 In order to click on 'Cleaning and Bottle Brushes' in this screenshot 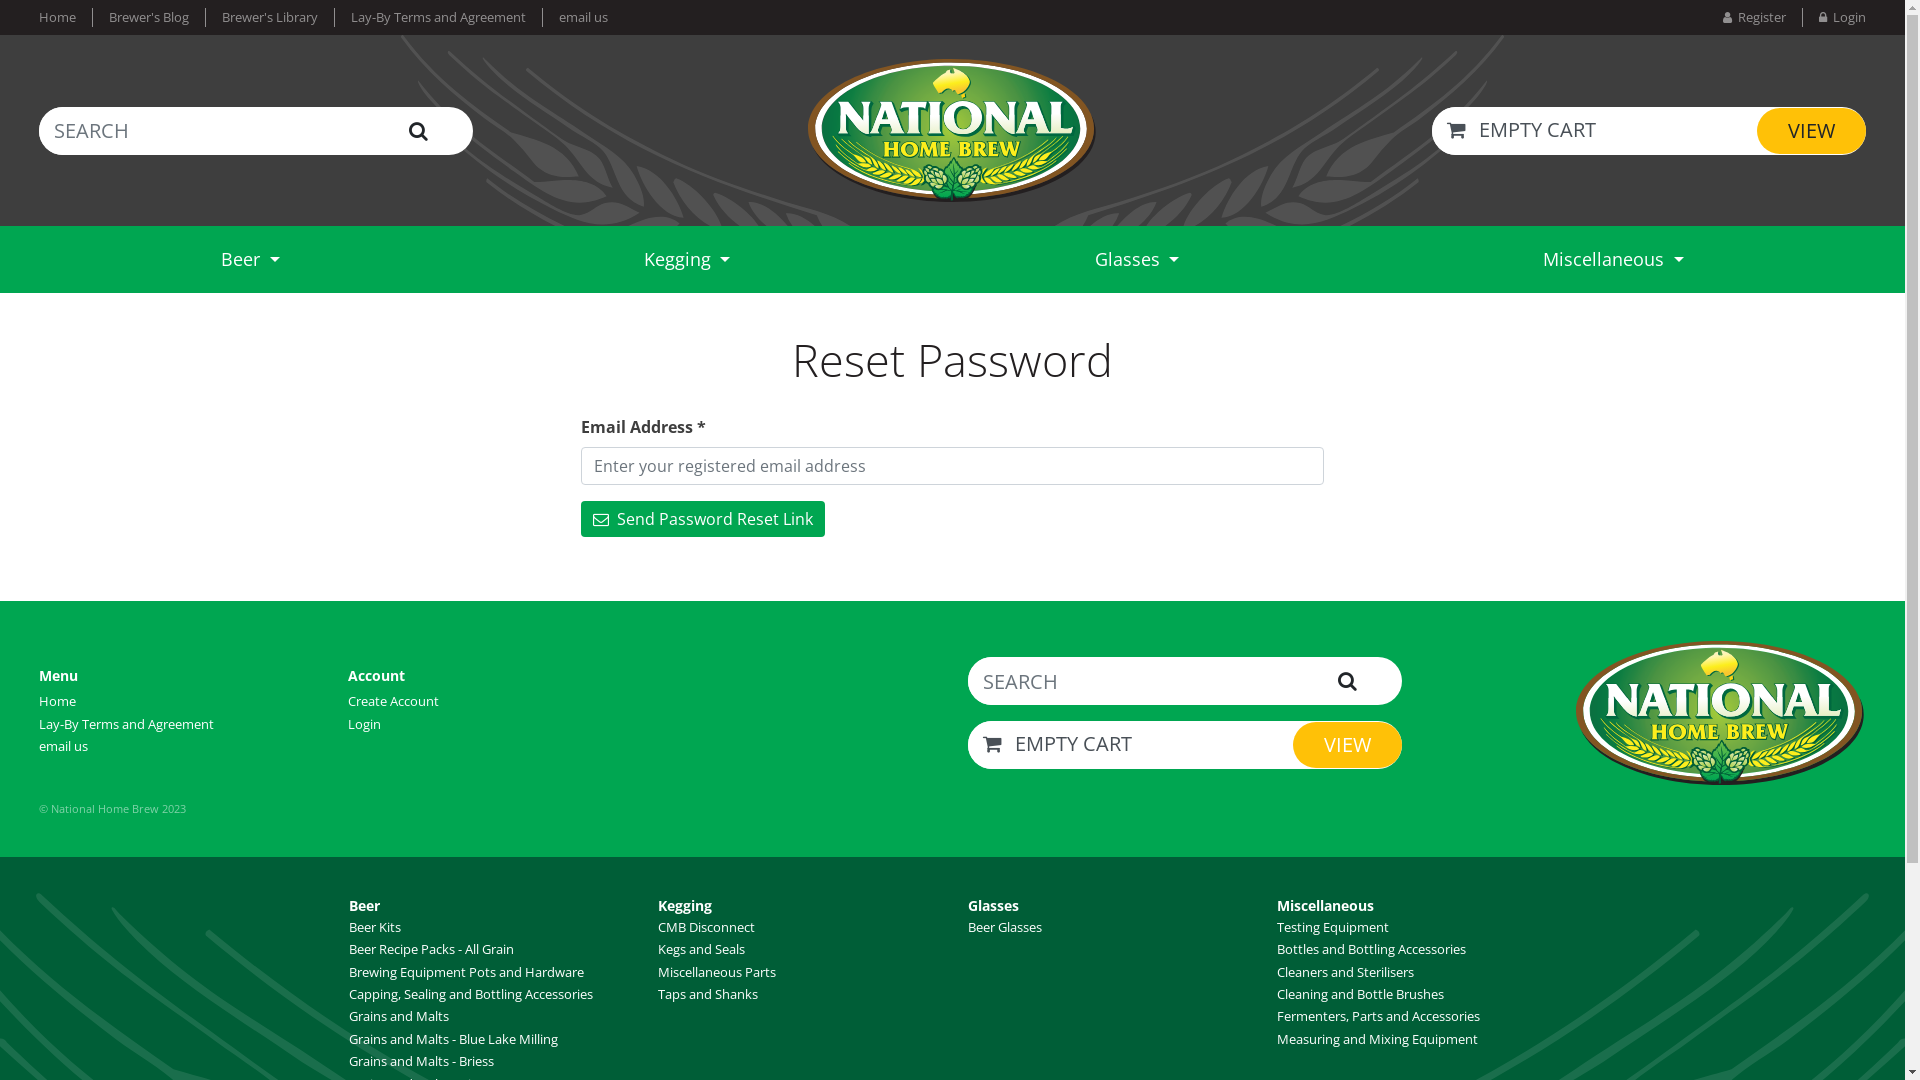, I will do `click(1360, 994)`.